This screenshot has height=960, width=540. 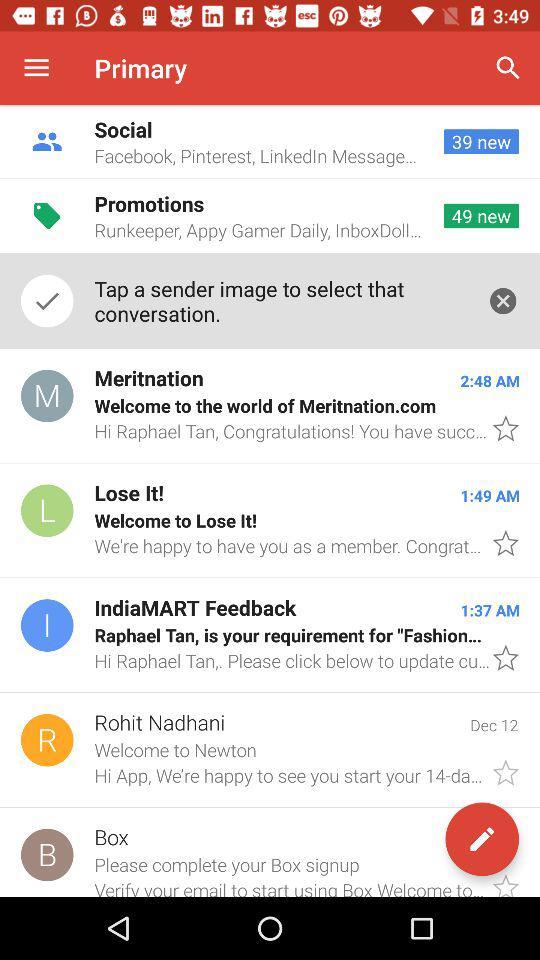 I want to click on tap a sender, so click(x=279, y=301).